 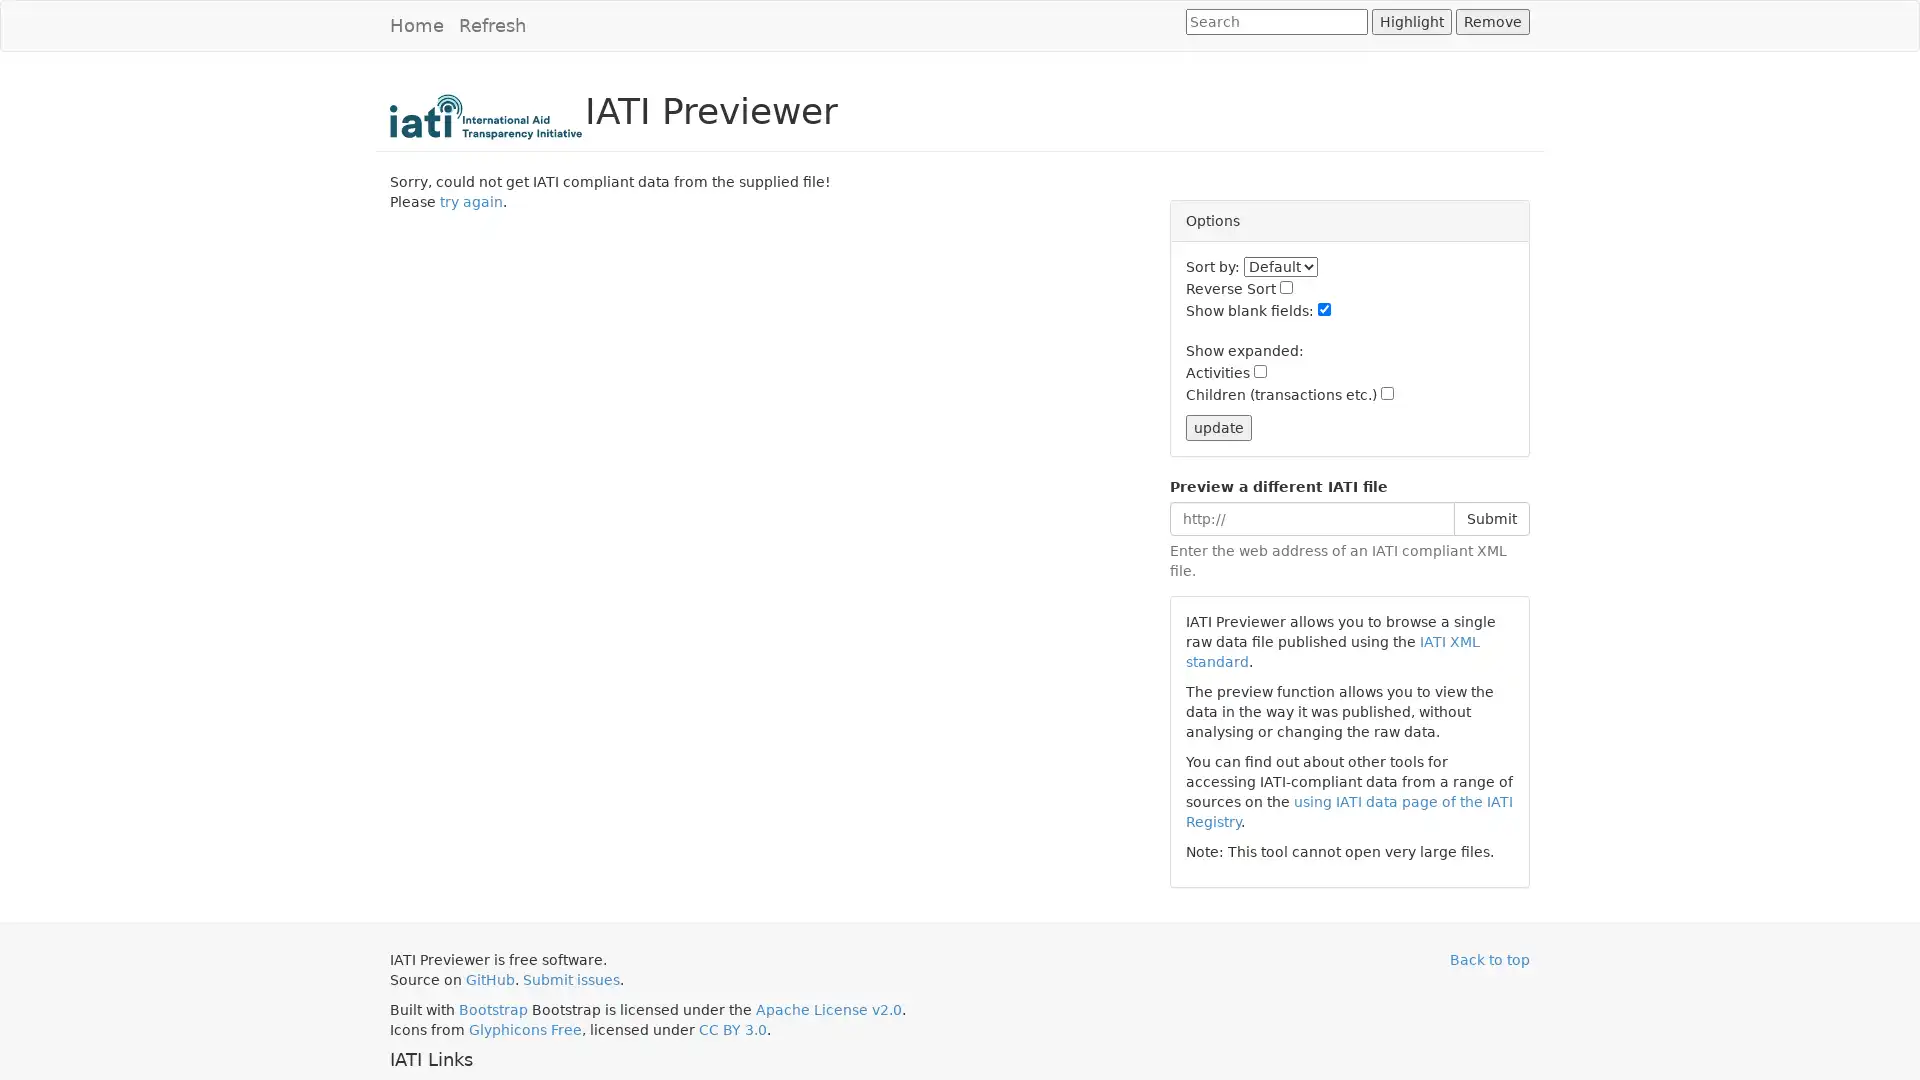 I want to click on Submit, so click(x=1492, y=518).